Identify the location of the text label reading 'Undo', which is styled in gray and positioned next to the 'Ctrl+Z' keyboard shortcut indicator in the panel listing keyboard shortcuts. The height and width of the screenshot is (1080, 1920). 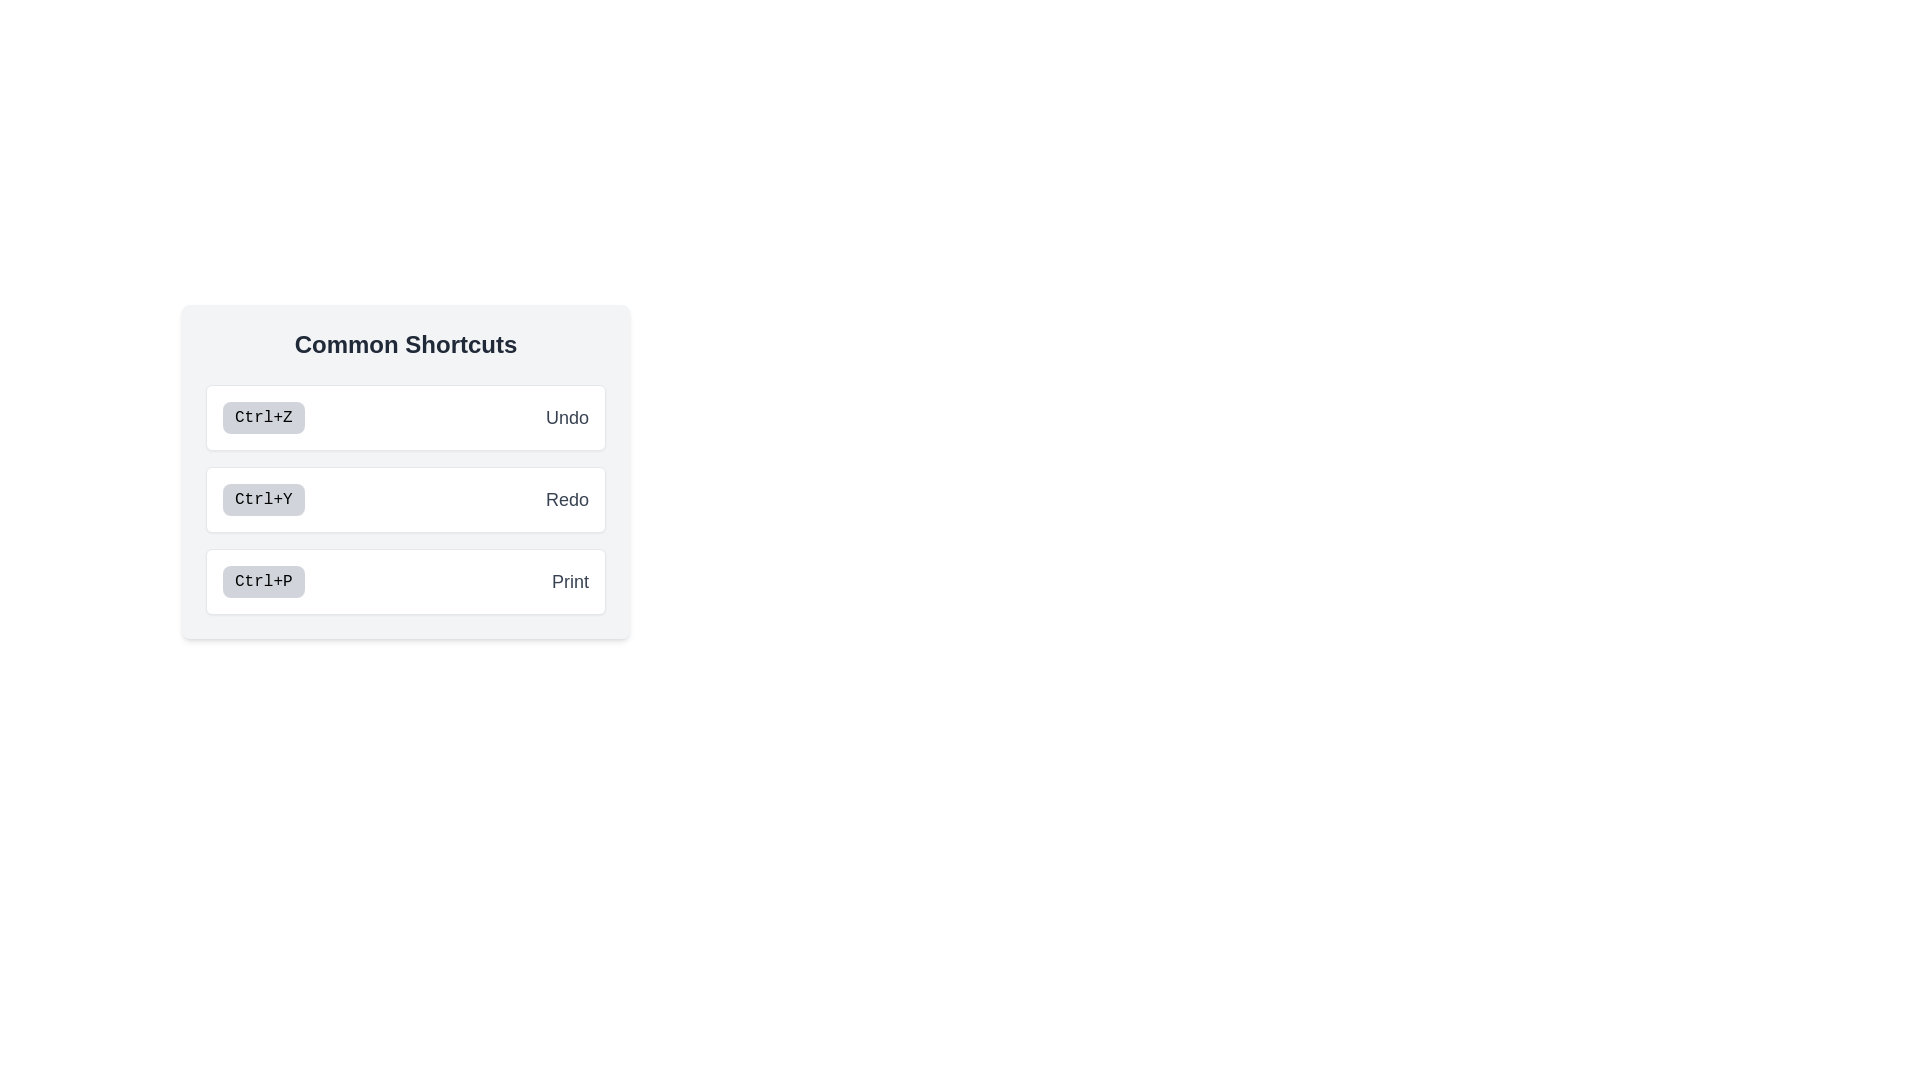
(566, 416).